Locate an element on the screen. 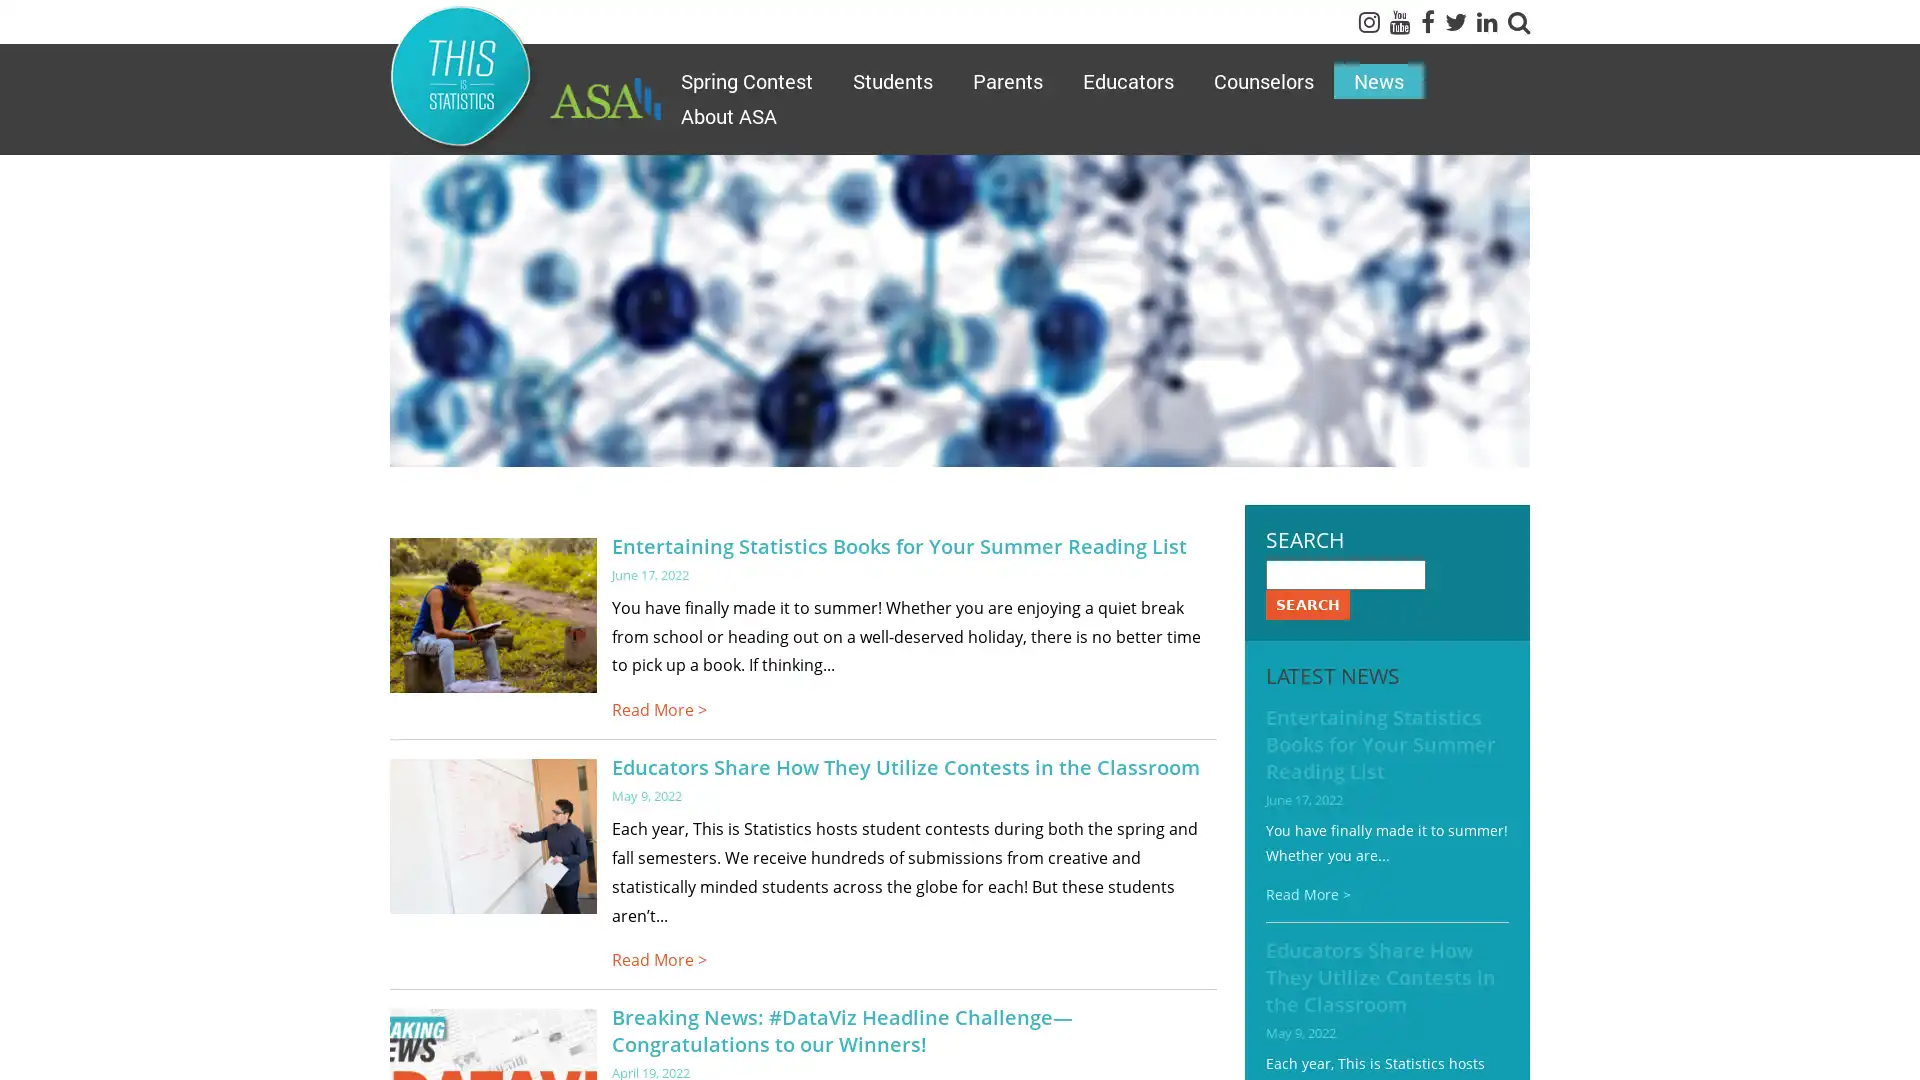 The width and height of the screenshot is (1920, 1080). Search is located at coordinates (1306, 603).